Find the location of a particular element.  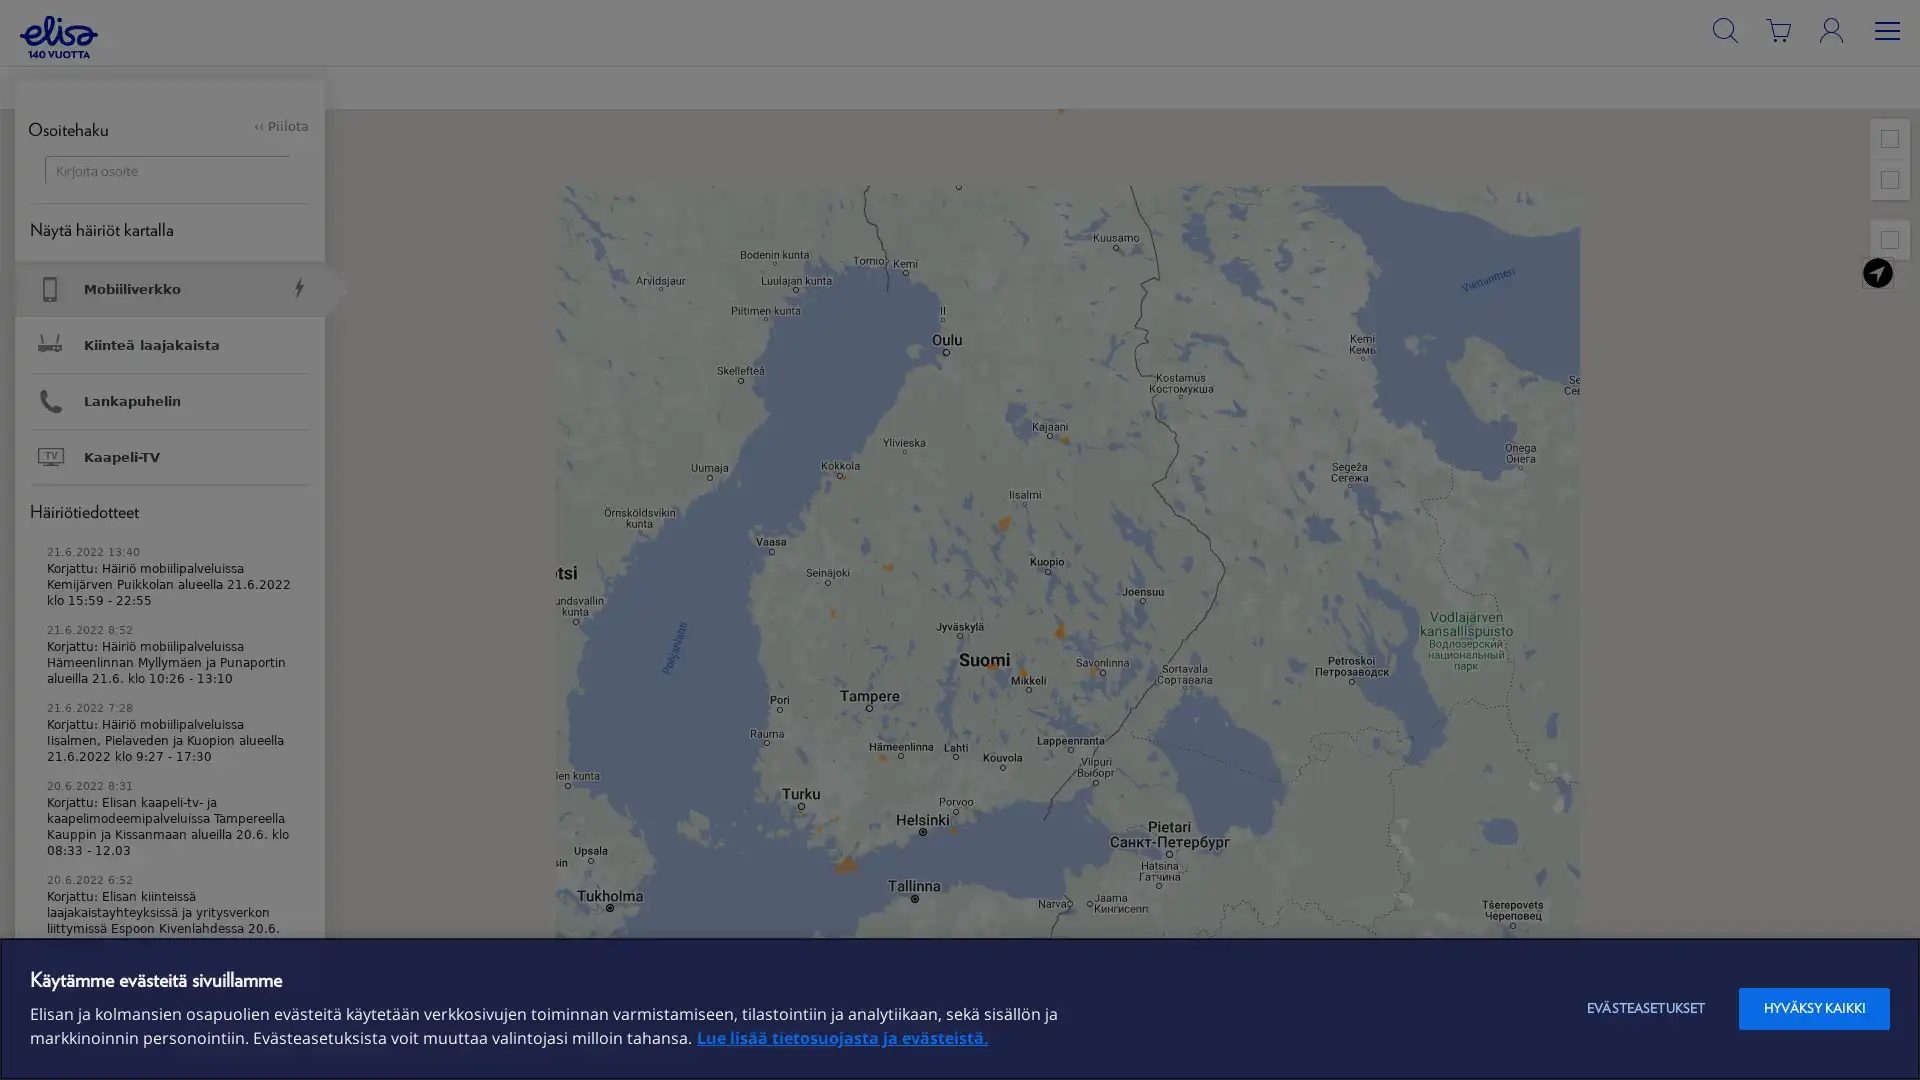

EVASTEASETUKSET is located at coordinates (1646, 1009).